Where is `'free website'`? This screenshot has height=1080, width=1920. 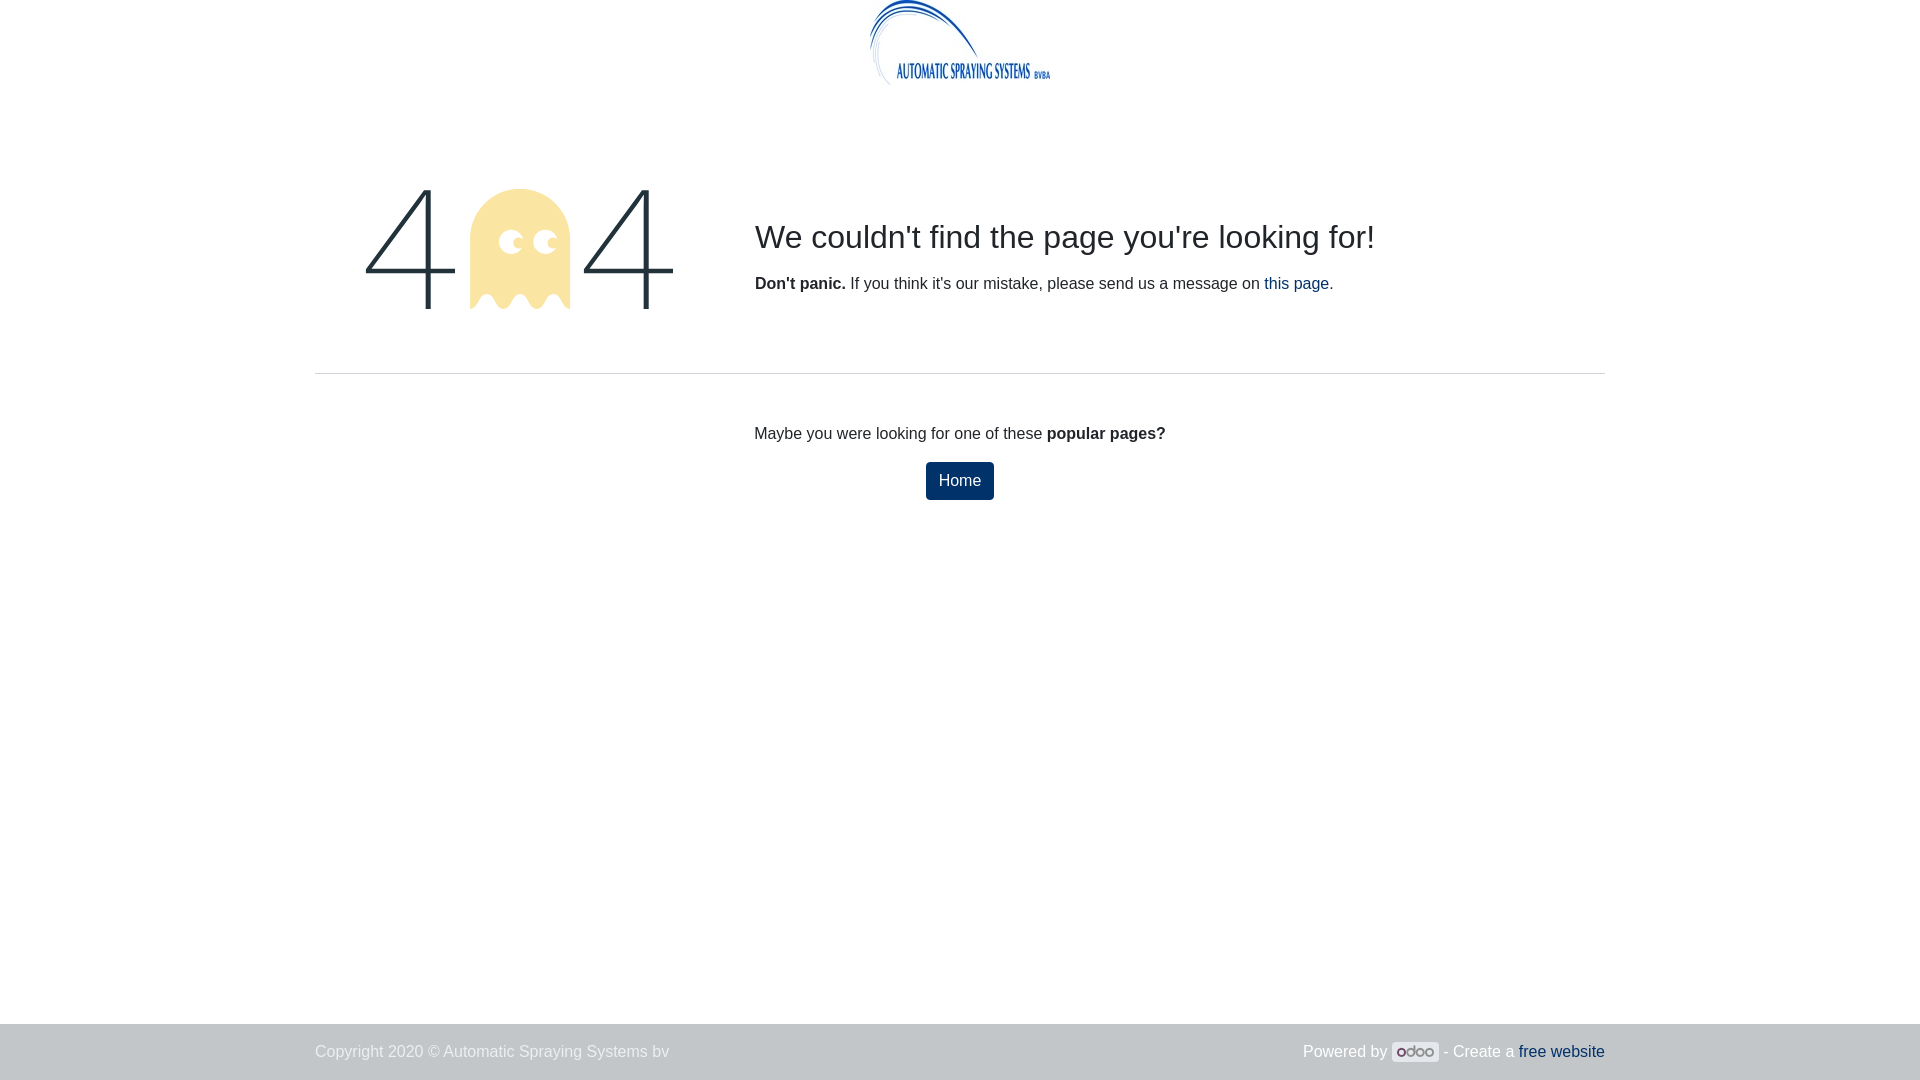
'free website' is located at coordinates (1518, 1050).